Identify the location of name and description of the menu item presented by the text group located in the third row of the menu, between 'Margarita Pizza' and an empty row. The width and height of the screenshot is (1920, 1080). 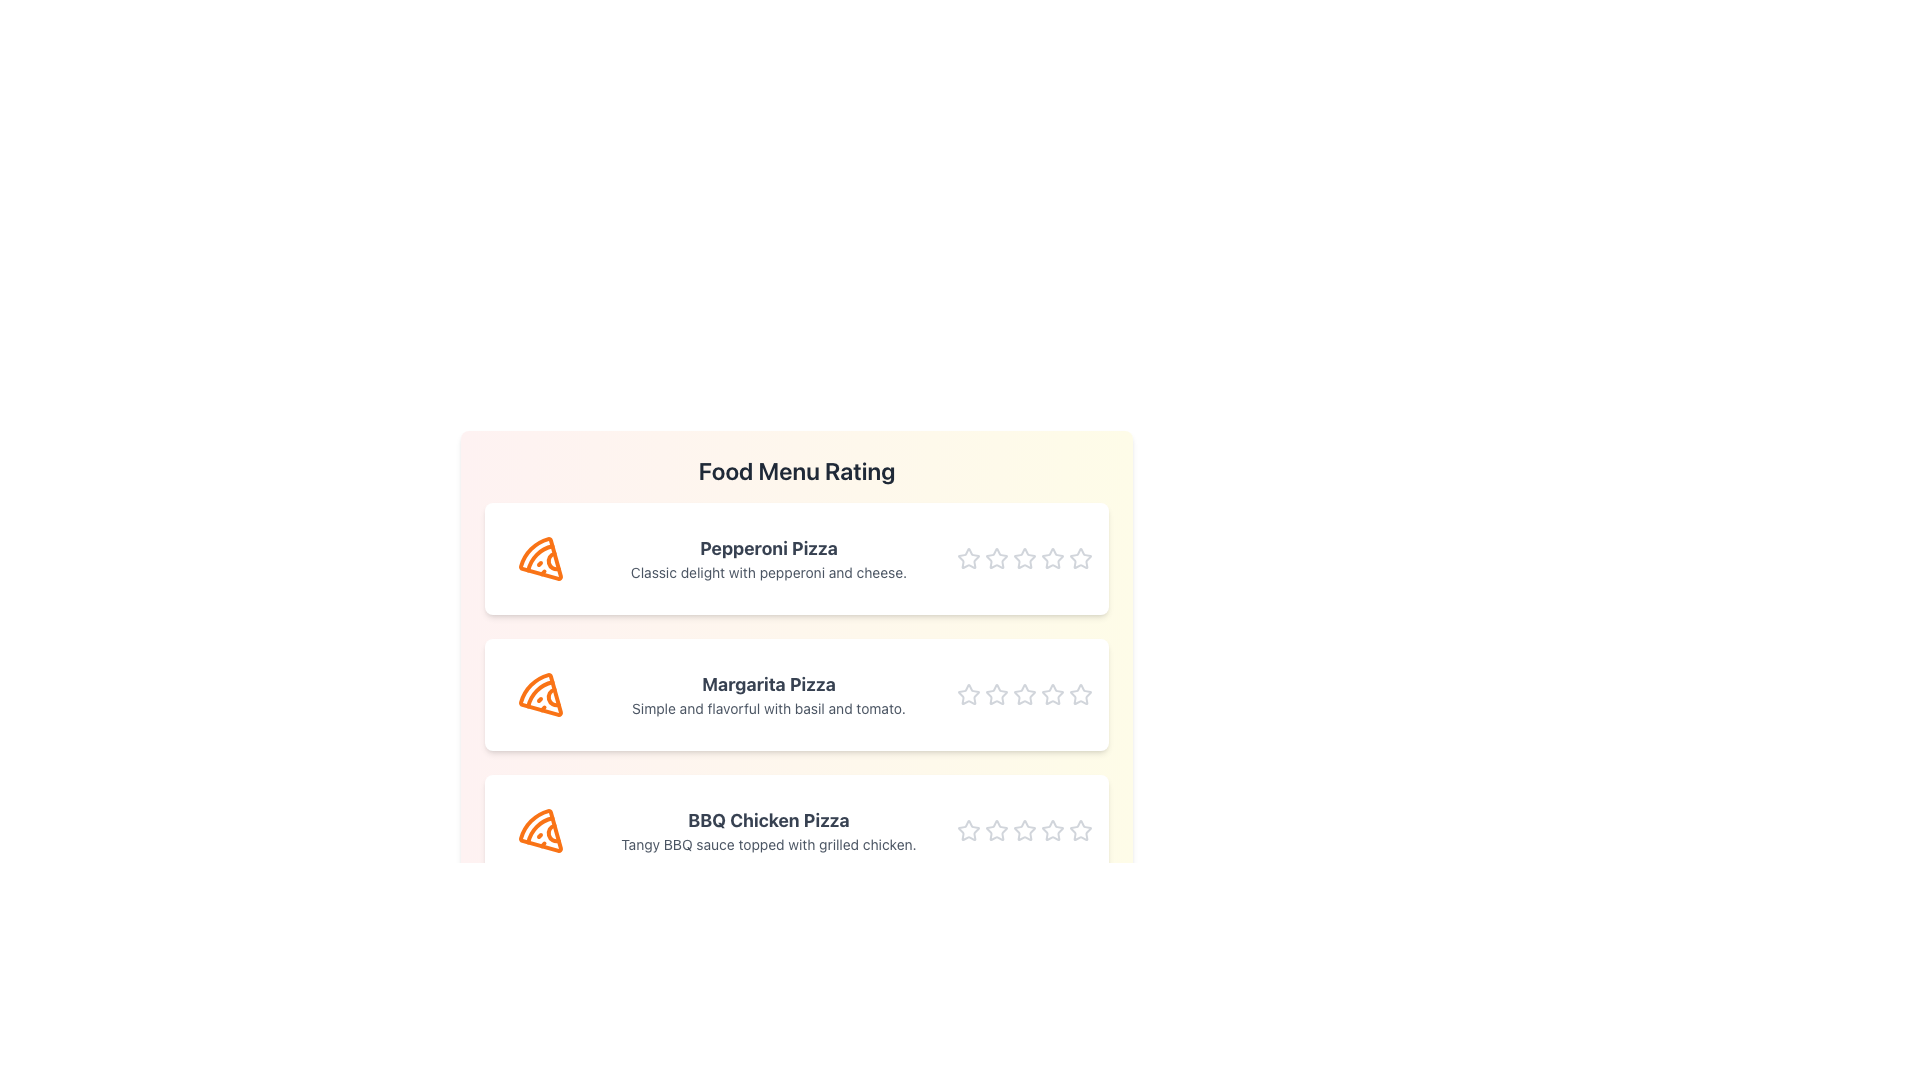
(767, 830).